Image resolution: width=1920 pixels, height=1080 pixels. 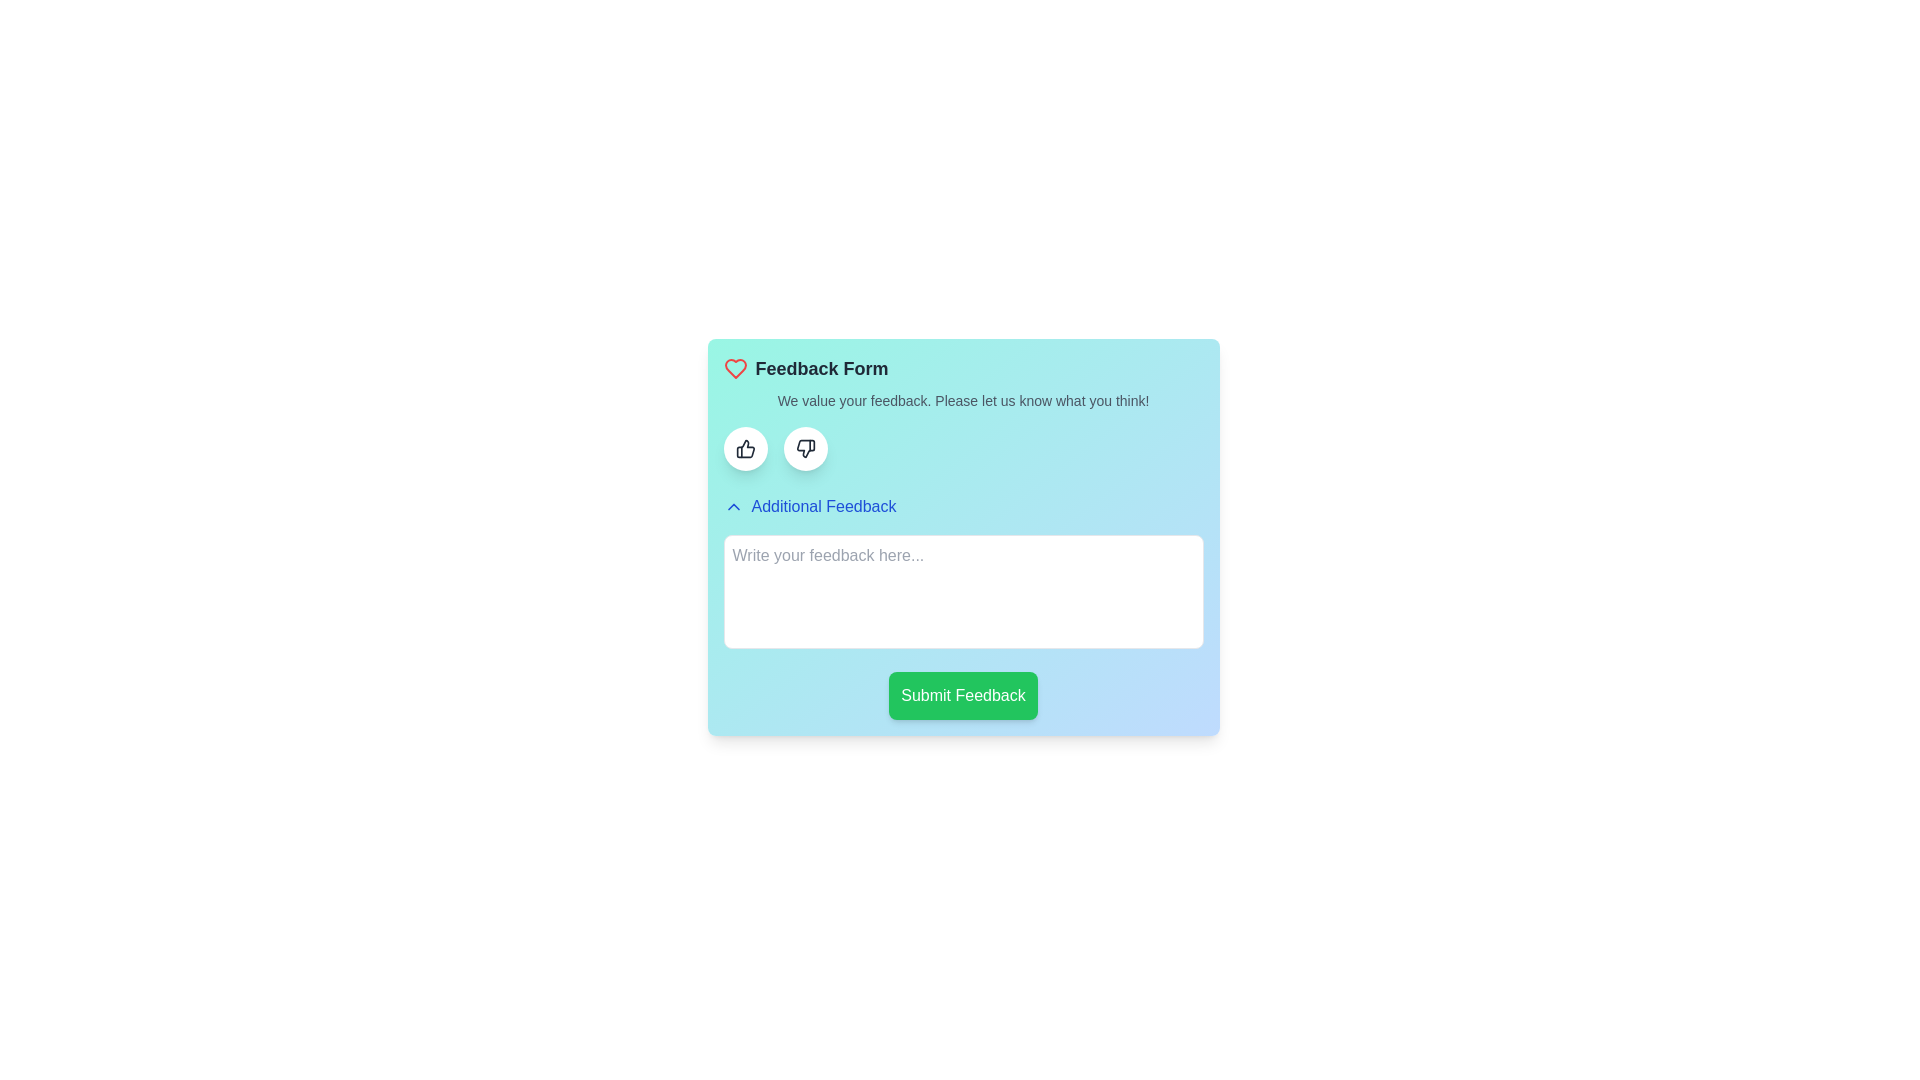 I want to click on informative text located below the 'Feedback Form' title and heart icon, which provides motivation for user engagement with the feedback form, so click(x=963, y=401).